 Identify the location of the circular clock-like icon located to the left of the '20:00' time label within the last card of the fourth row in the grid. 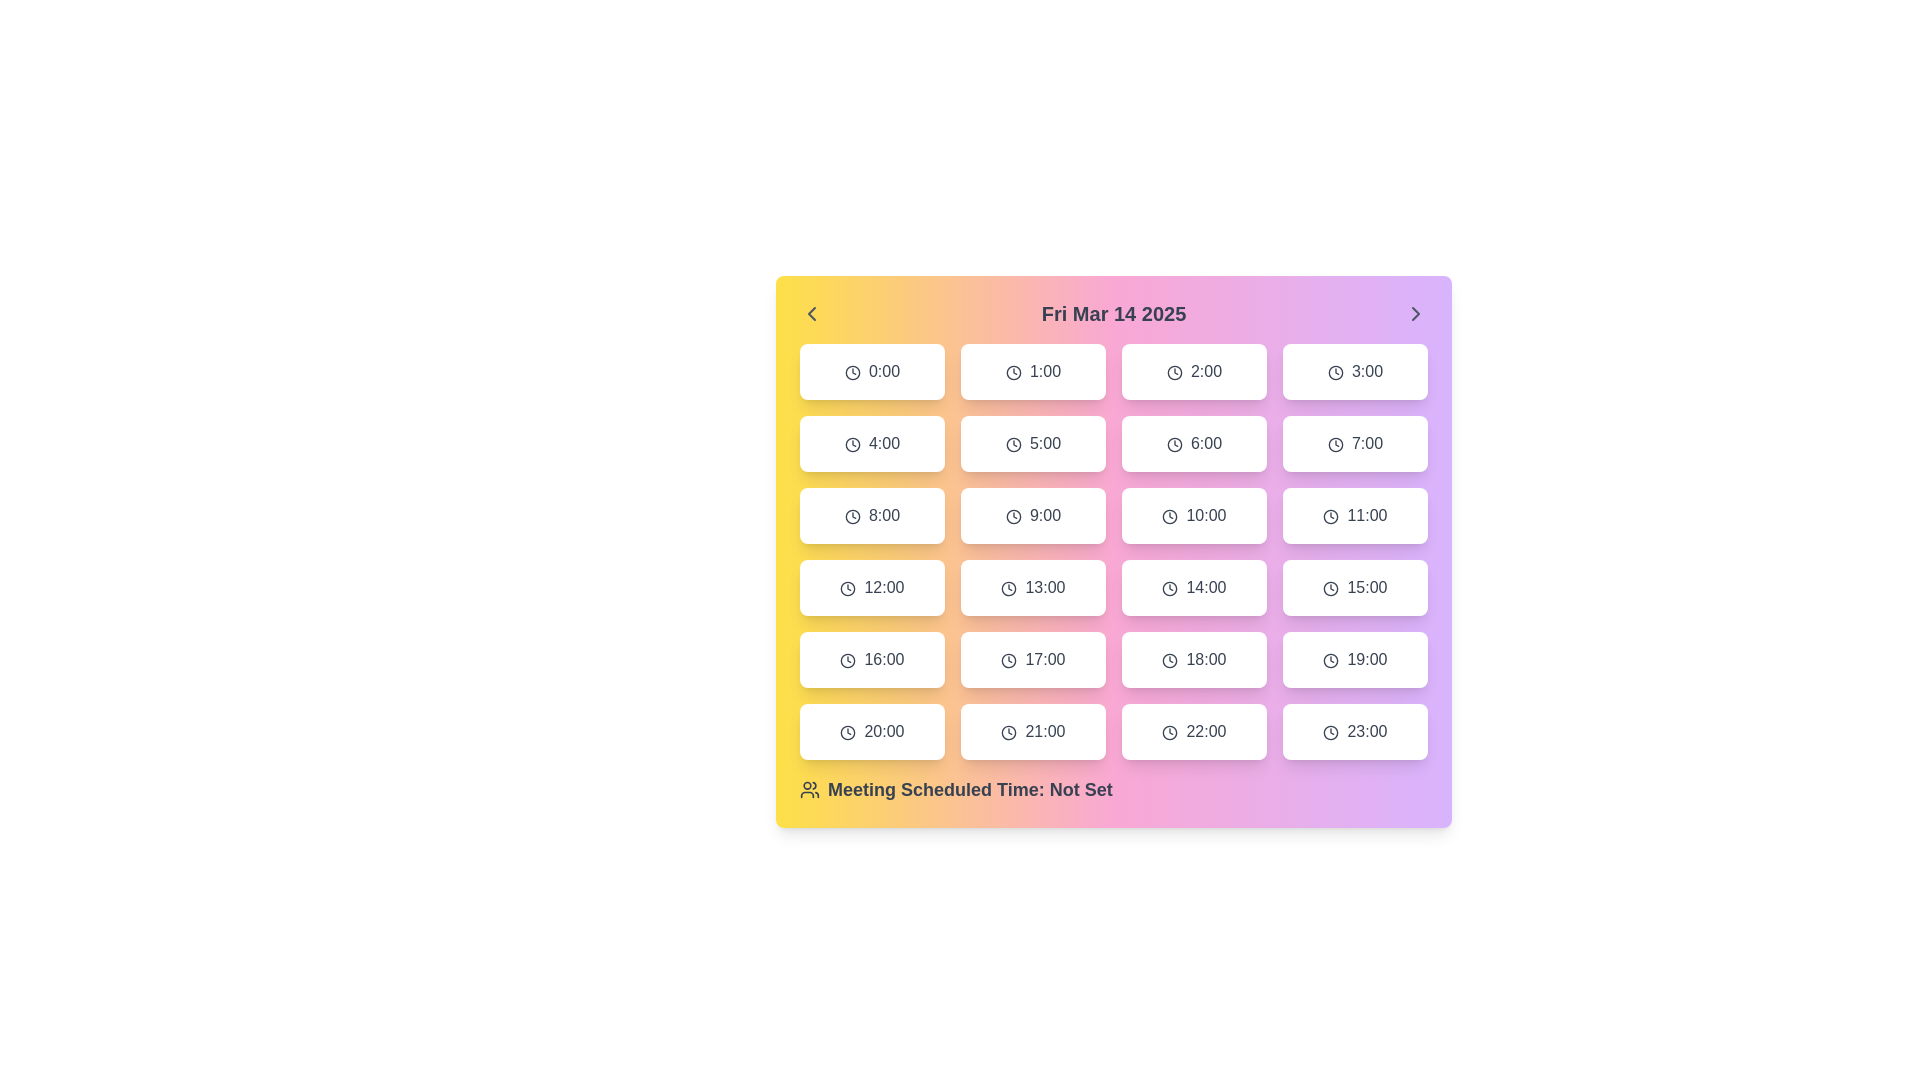
(848, 732).